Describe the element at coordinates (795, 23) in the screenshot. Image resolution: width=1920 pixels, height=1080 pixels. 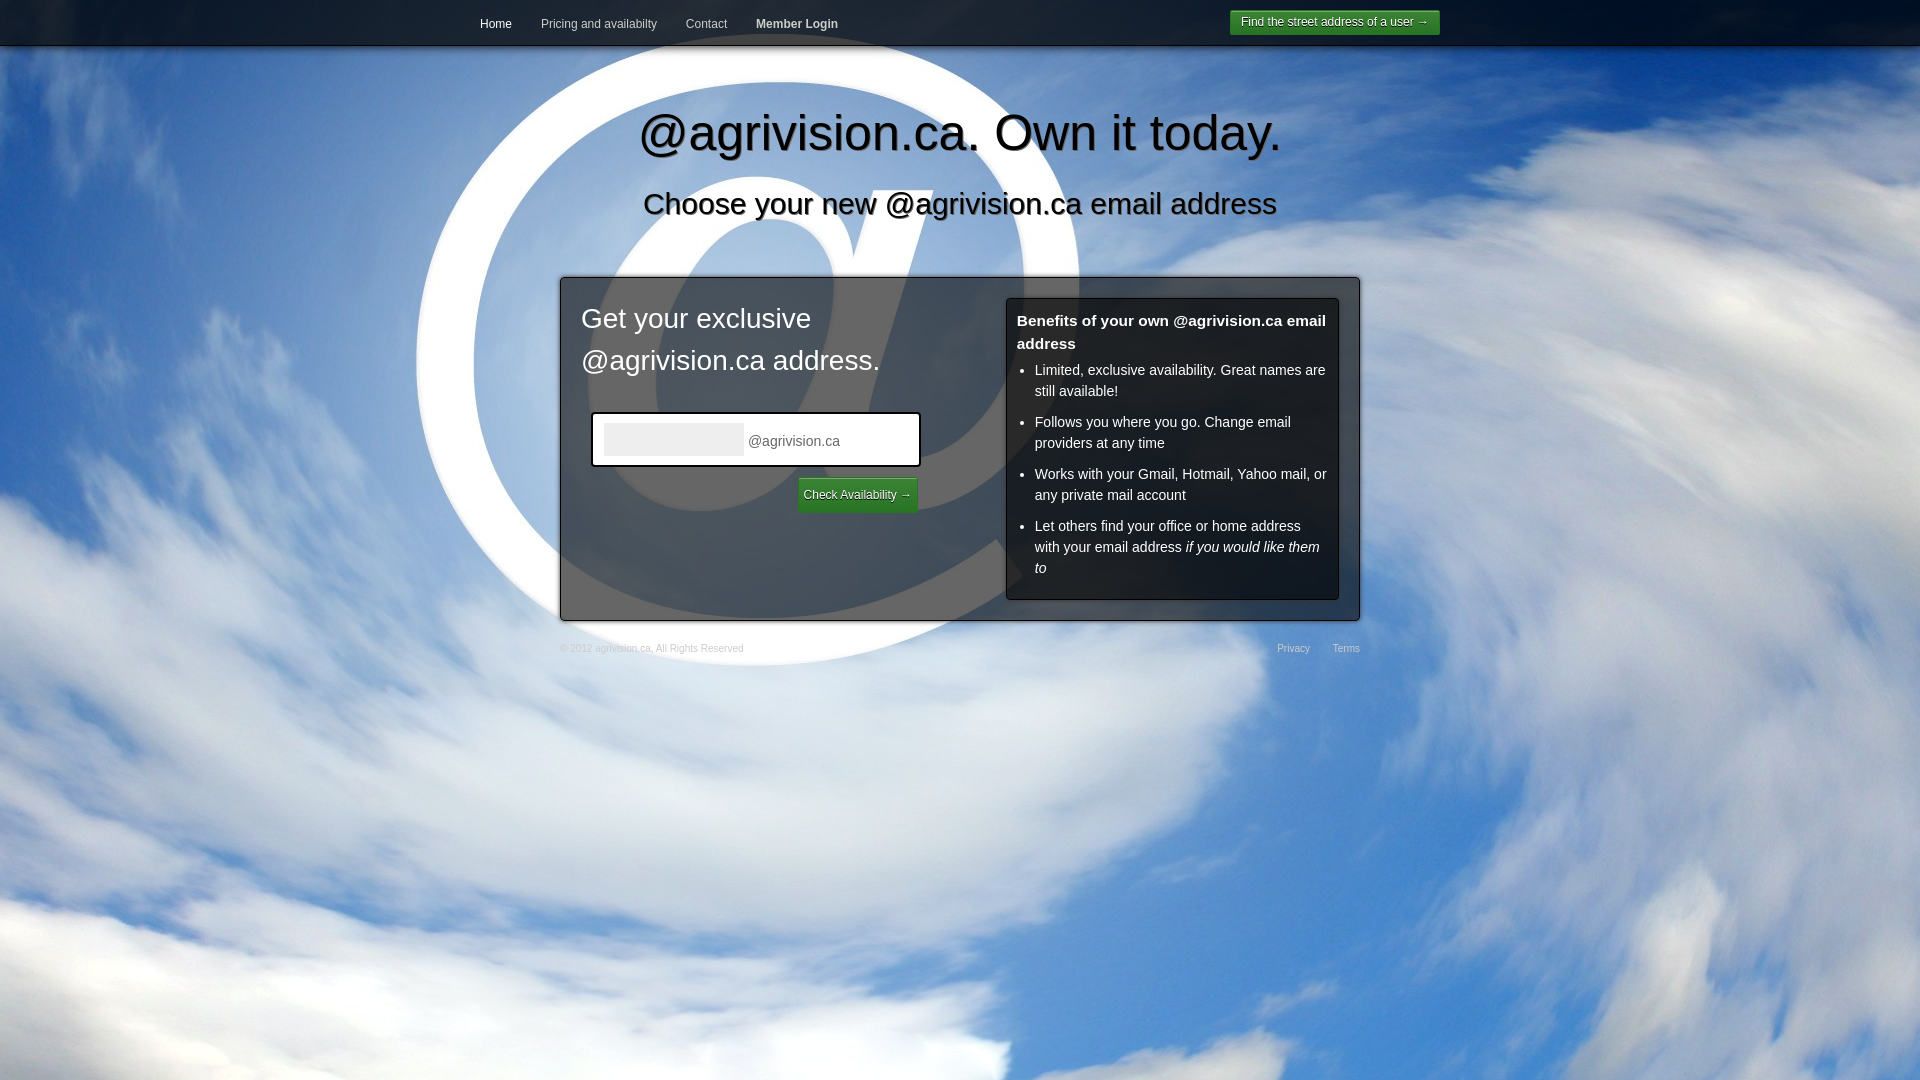
I see `'Member Login'` at that location.